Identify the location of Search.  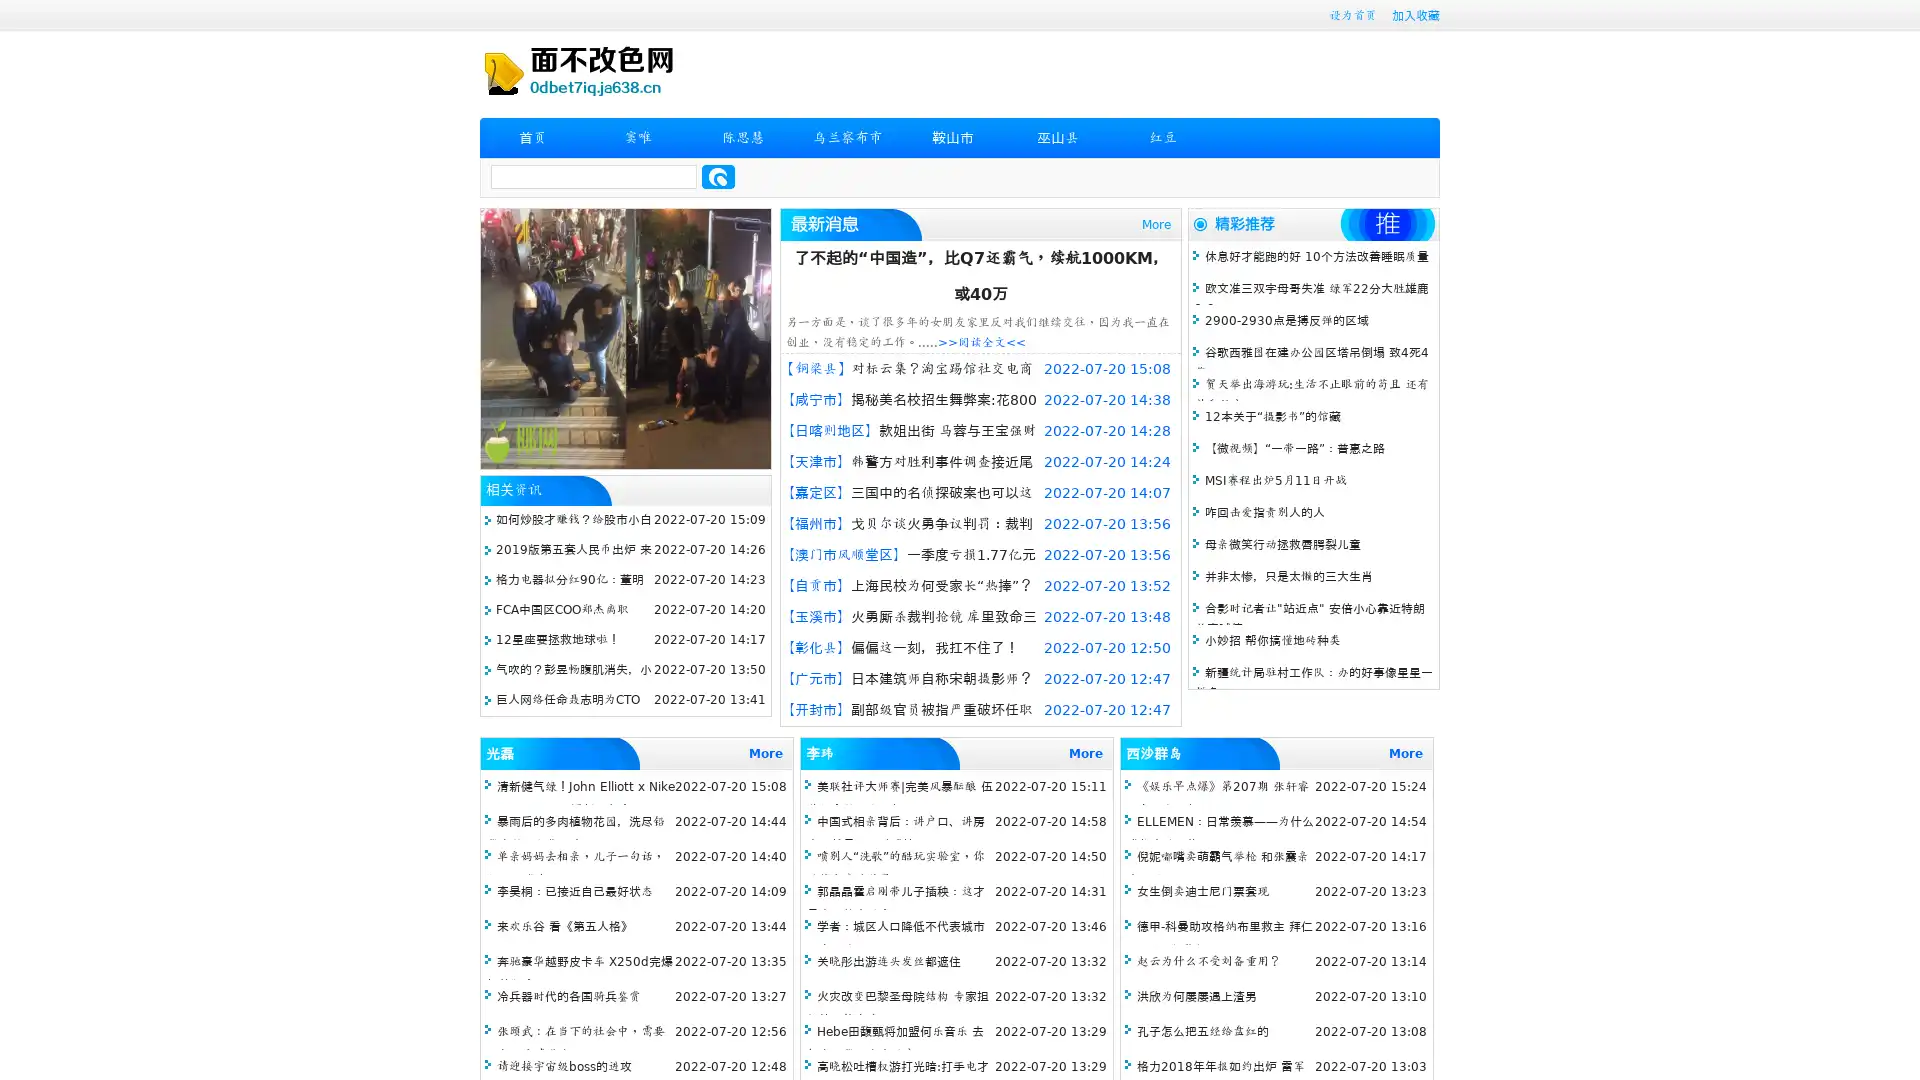
(718, 176).